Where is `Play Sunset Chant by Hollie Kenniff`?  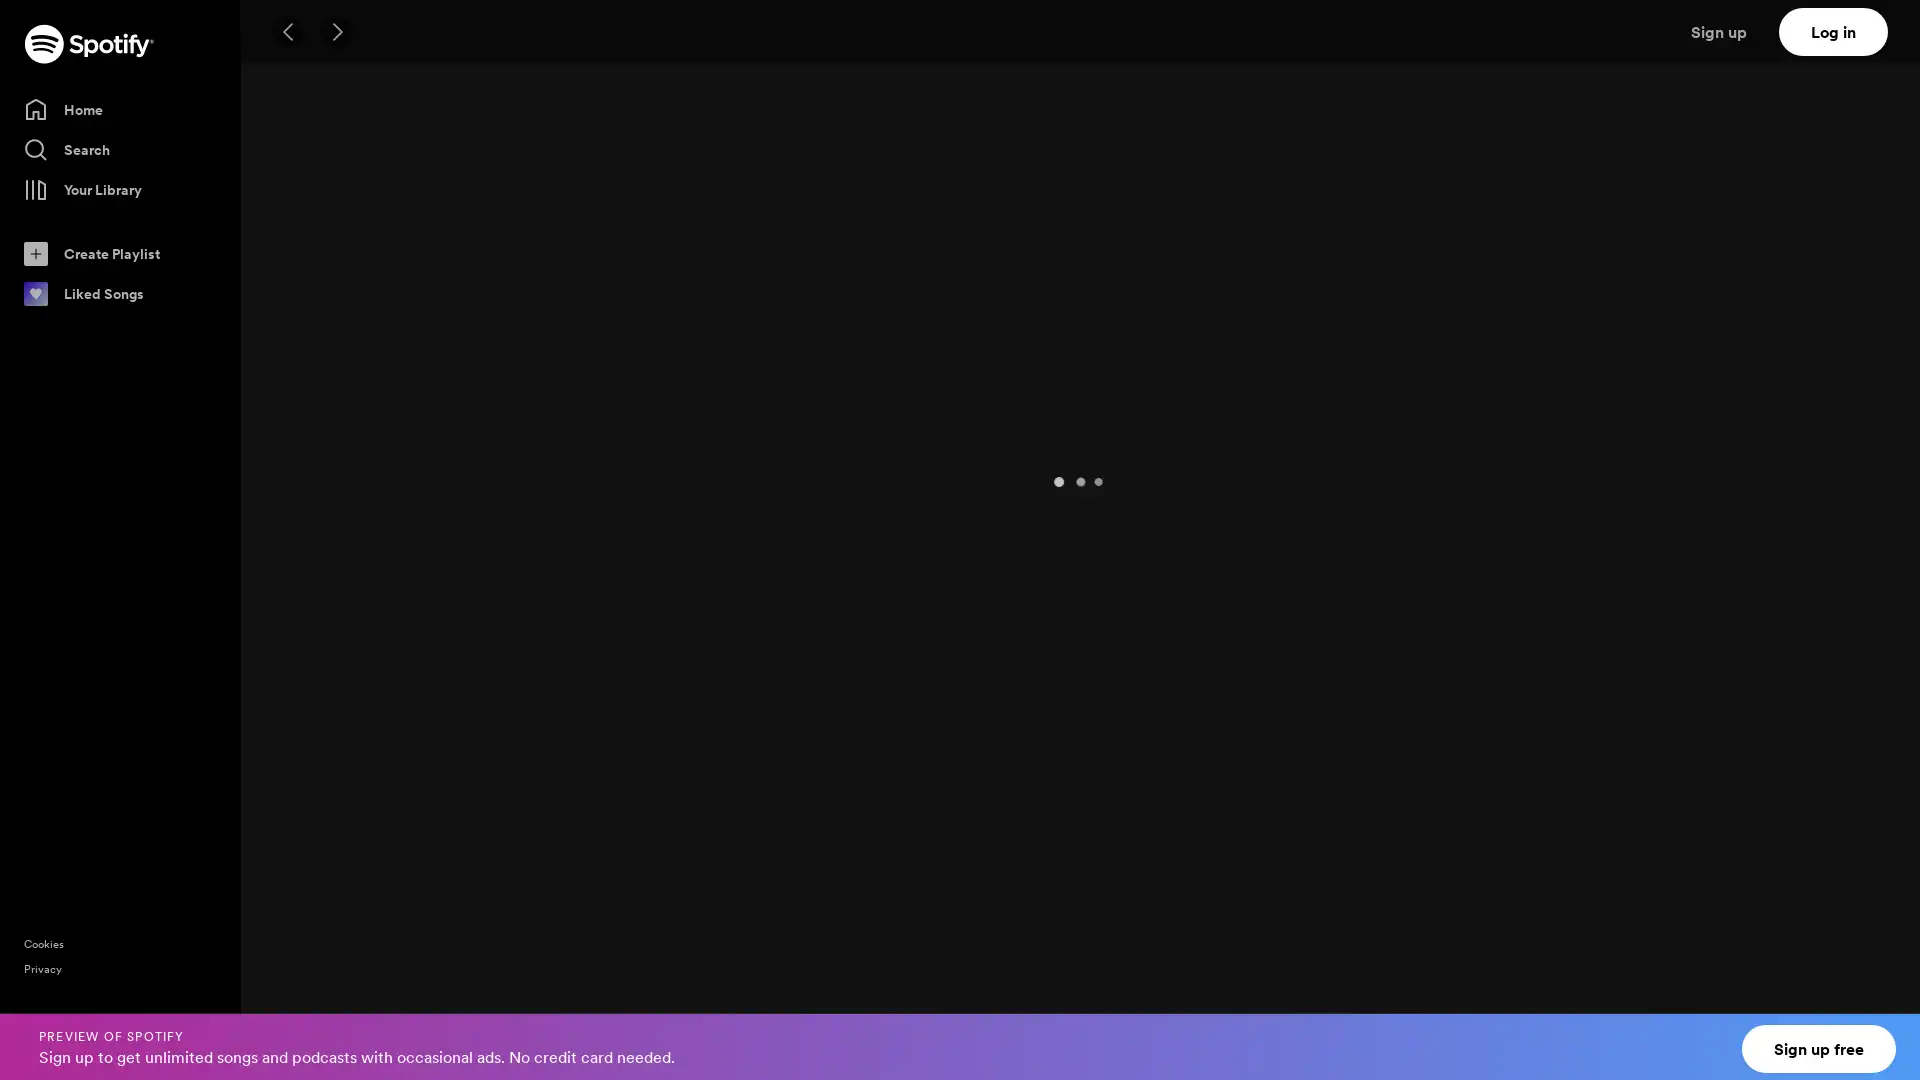
Play Sunset Chant by Hollie Kenniff is located at coordinates (297, 918).